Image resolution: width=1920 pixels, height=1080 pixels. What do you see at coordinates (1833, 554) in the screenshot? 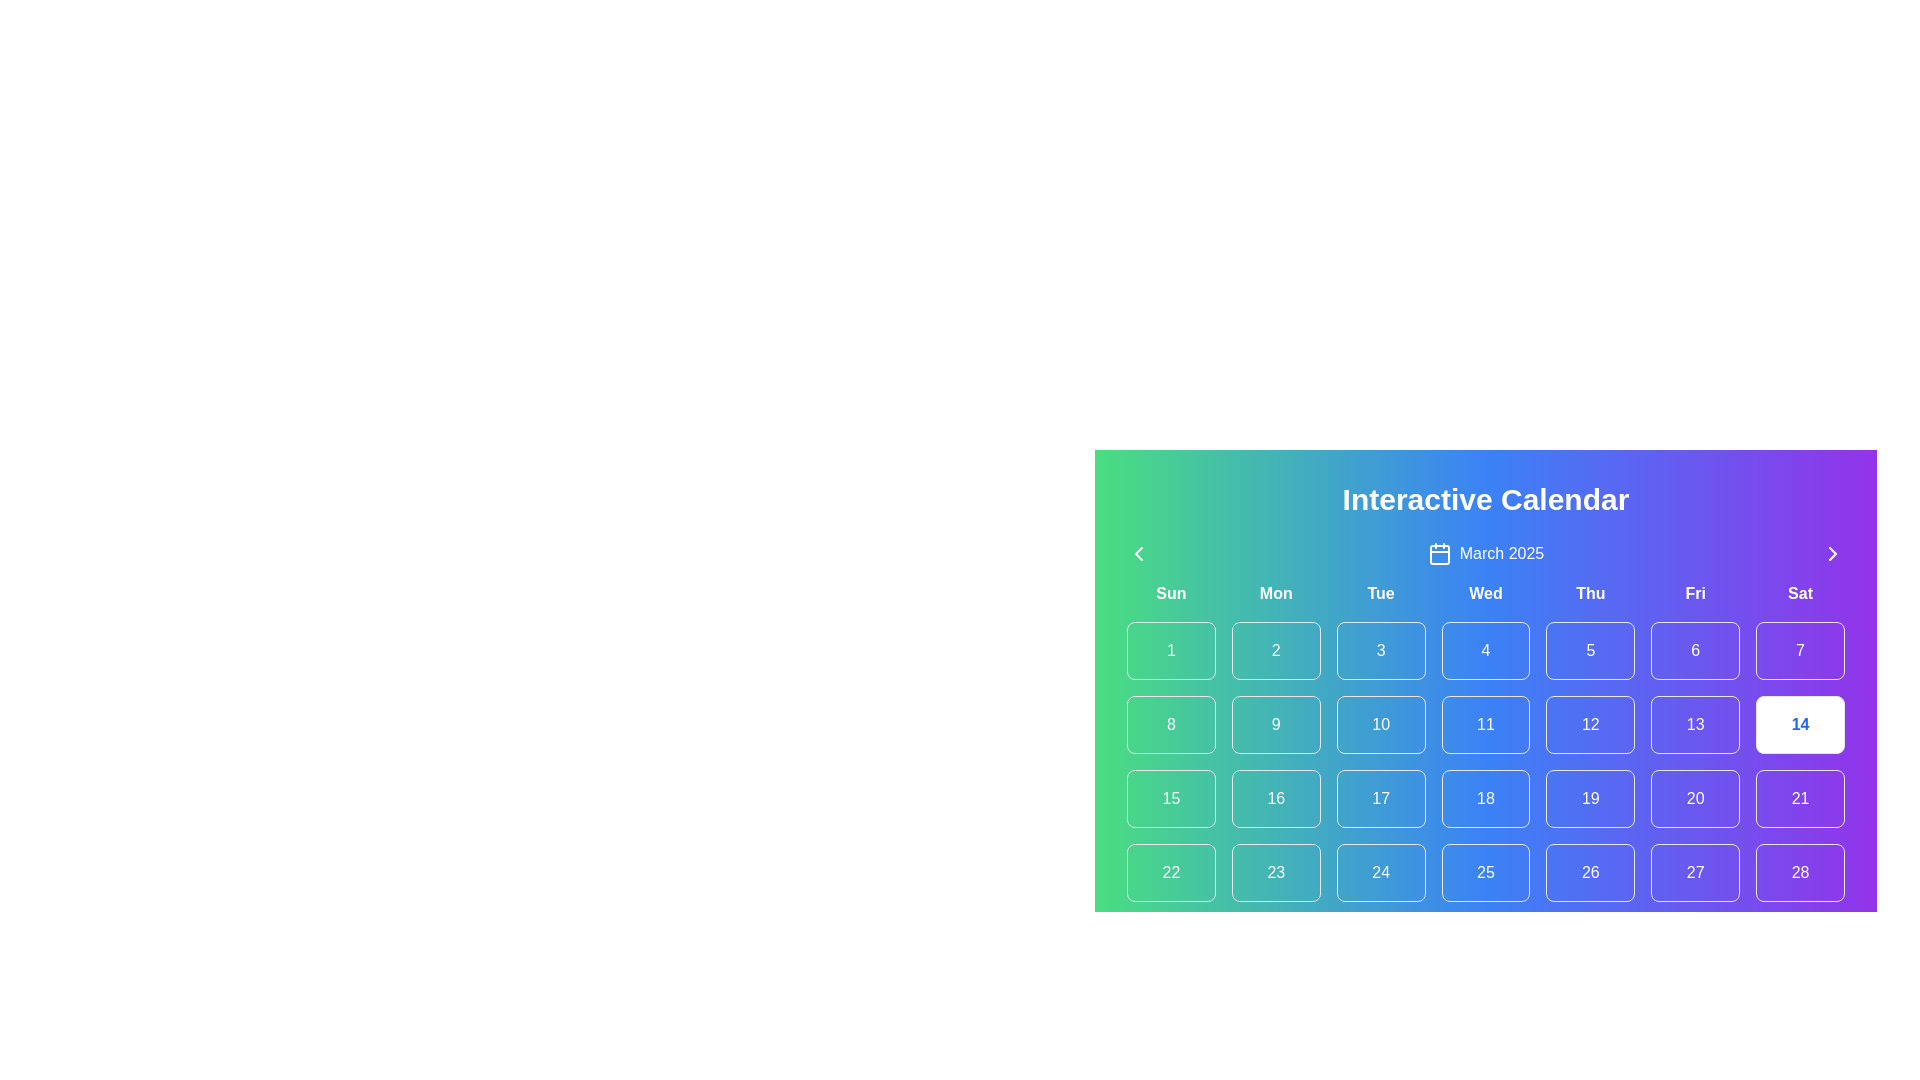
I see `the small right-pointing chevron arrow icon in the top-right corner of the calendar interface` at bounding box center [1833, 554].